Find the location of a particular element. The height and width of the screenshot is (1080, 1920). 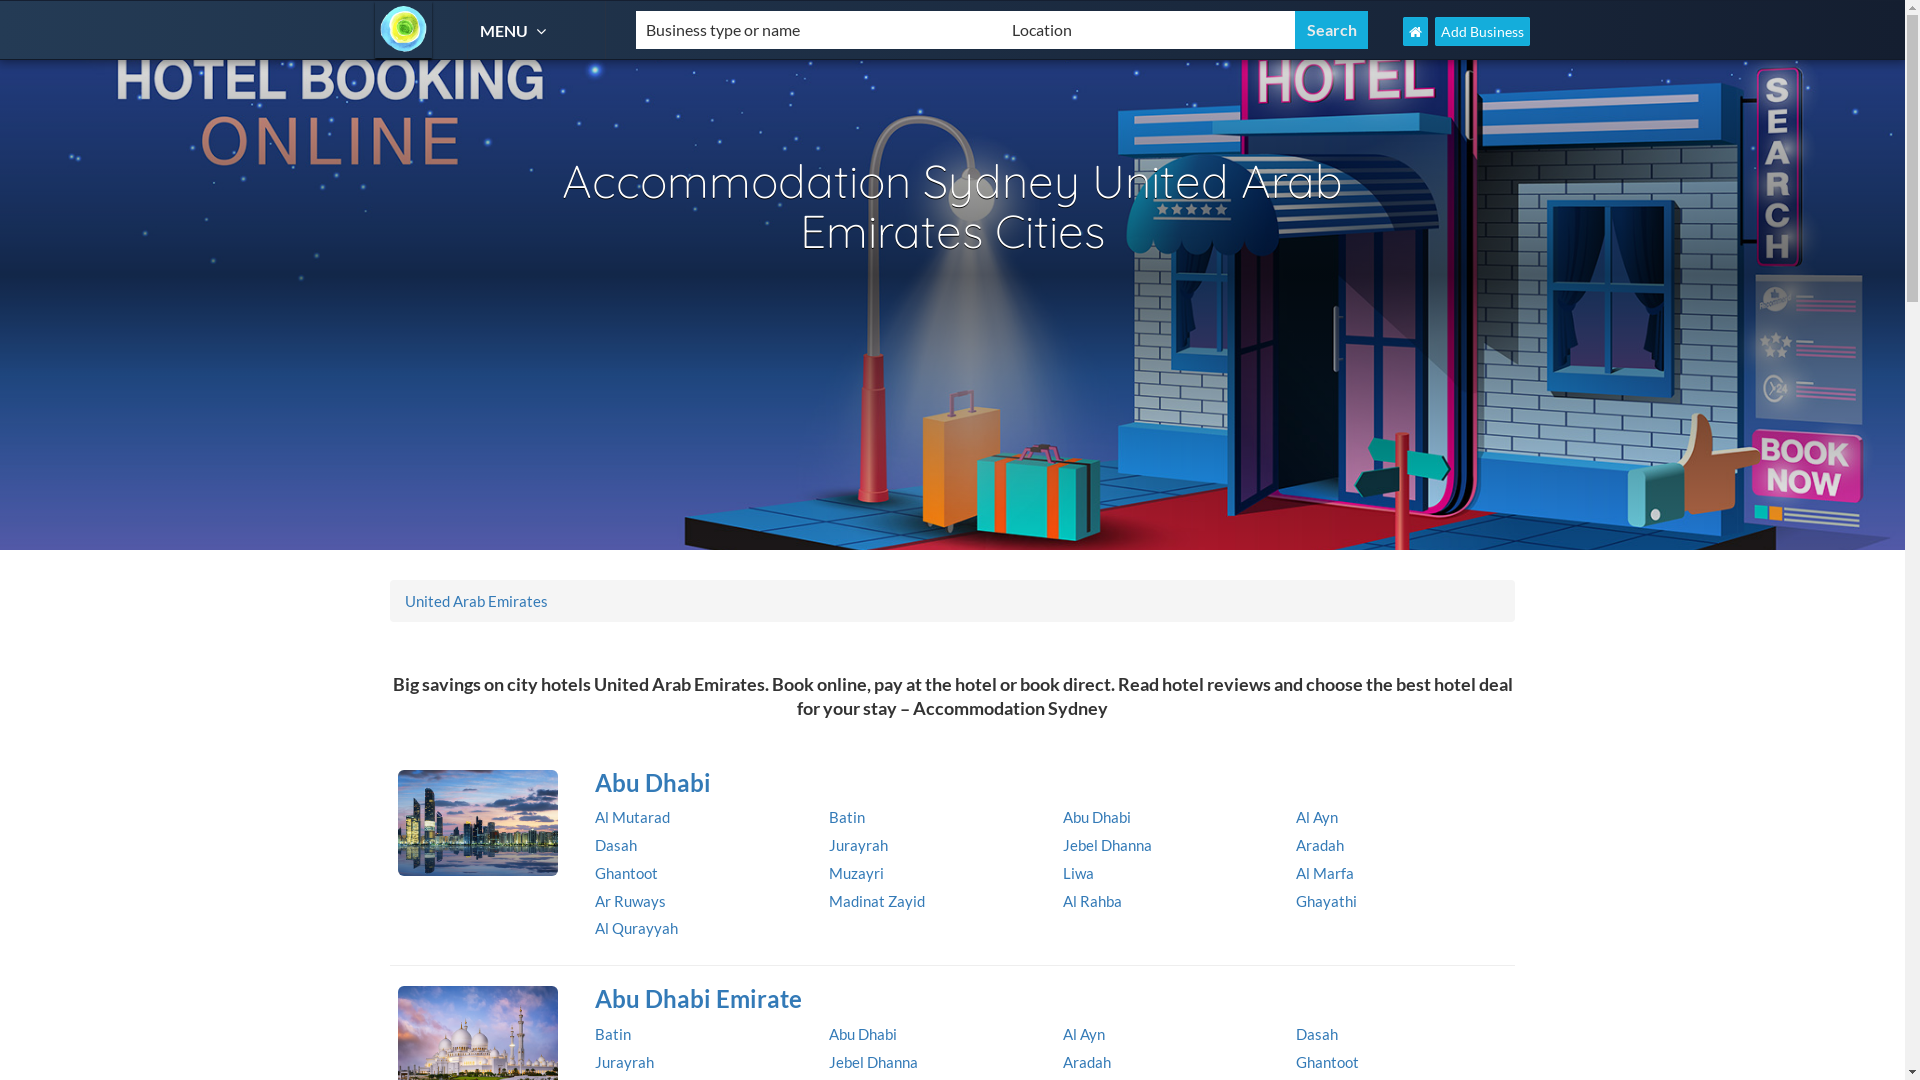

'Batin' is located at coordinates (594, 1033).